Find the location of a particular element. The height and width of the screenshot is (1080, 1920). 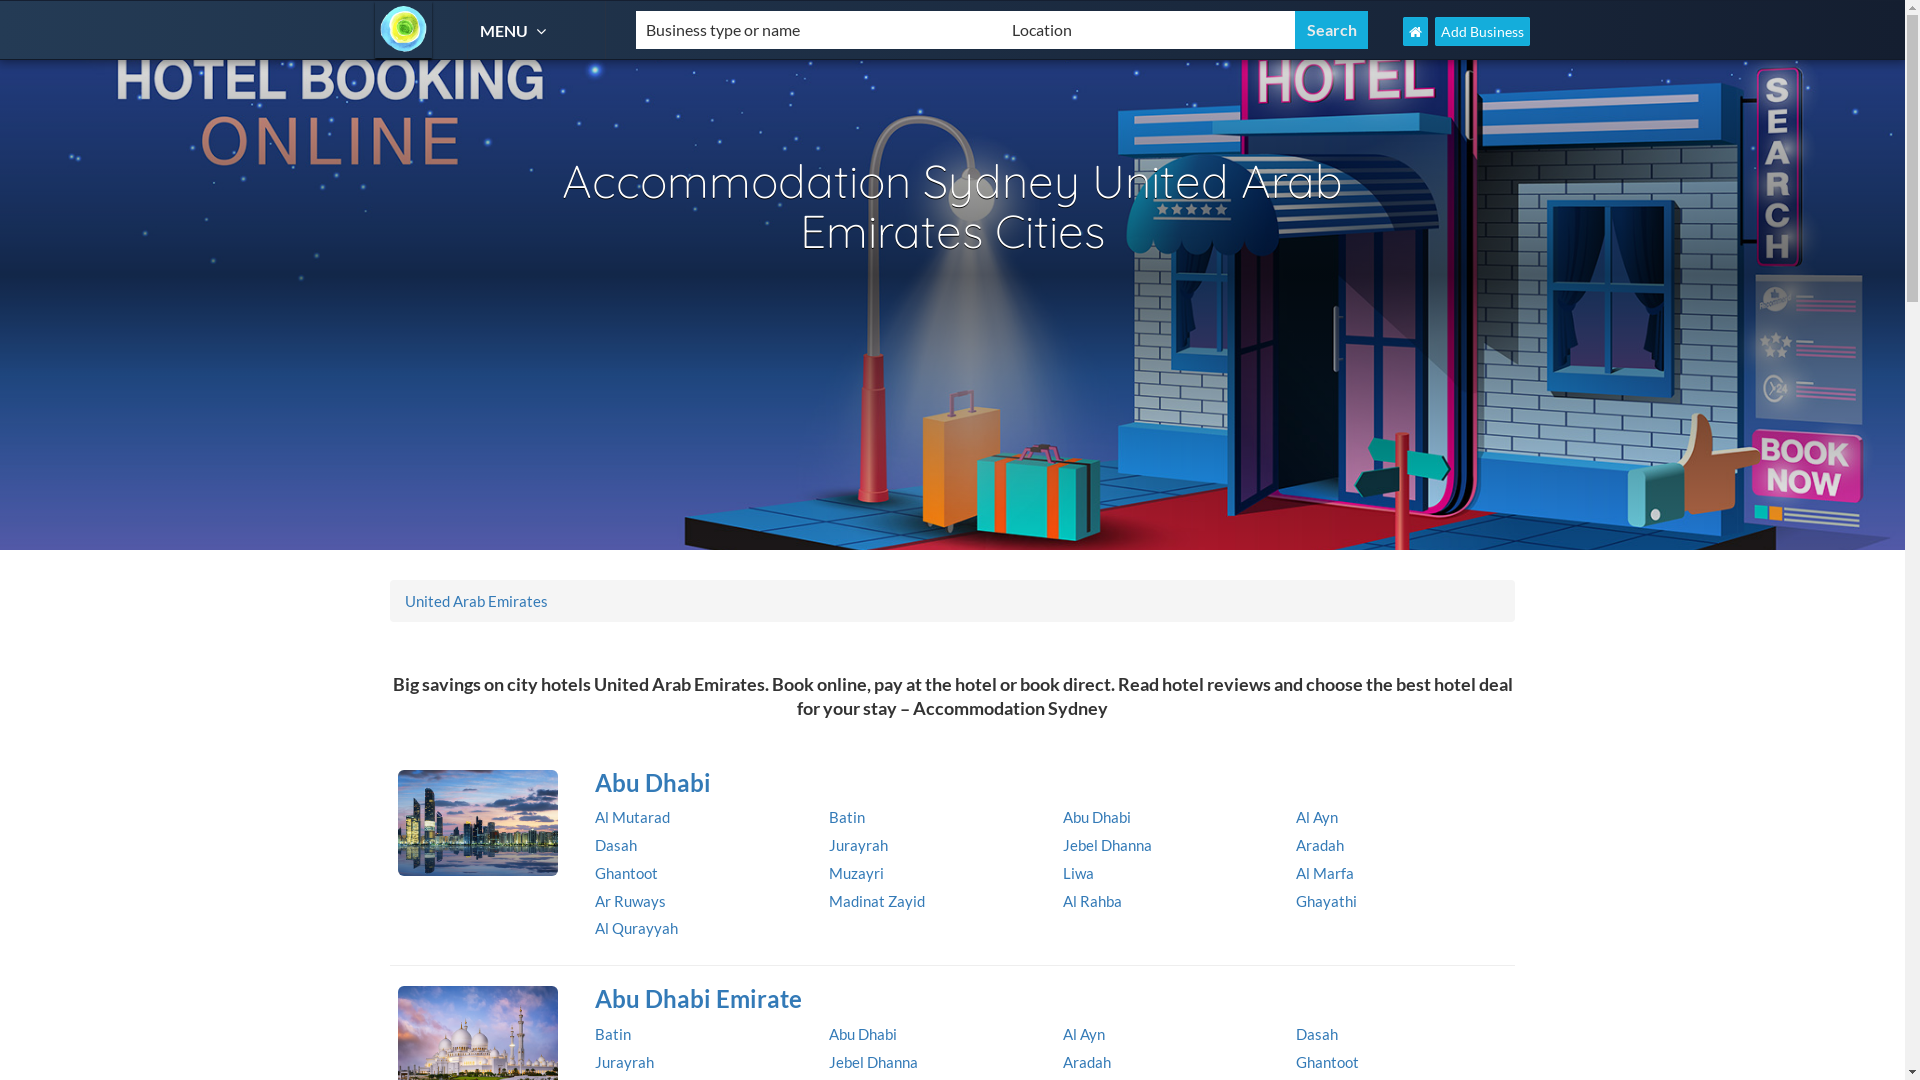

'Batin' is located at coordinates (594, 1033).